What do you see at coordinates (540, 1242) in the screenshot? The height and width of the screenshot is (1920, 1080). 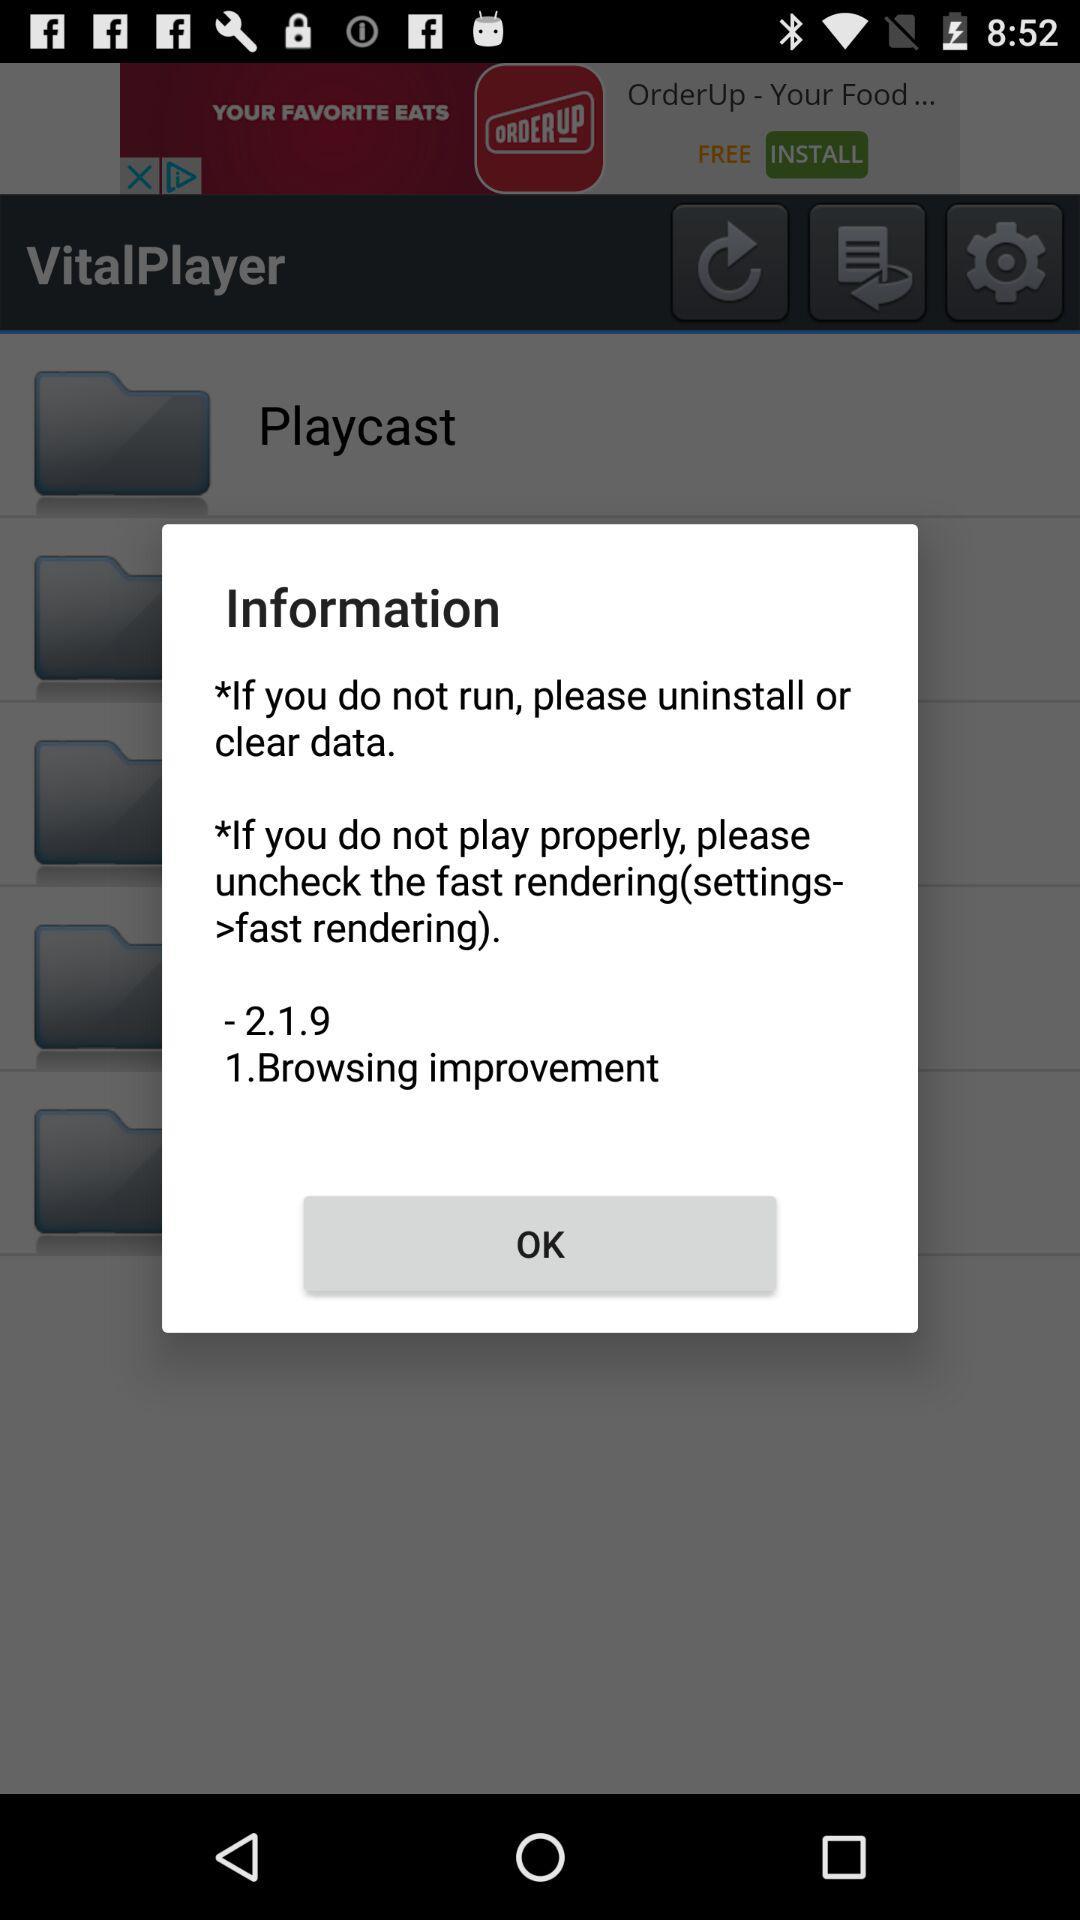 I see `item below the if you do app` at bounding box center [540, 1242].